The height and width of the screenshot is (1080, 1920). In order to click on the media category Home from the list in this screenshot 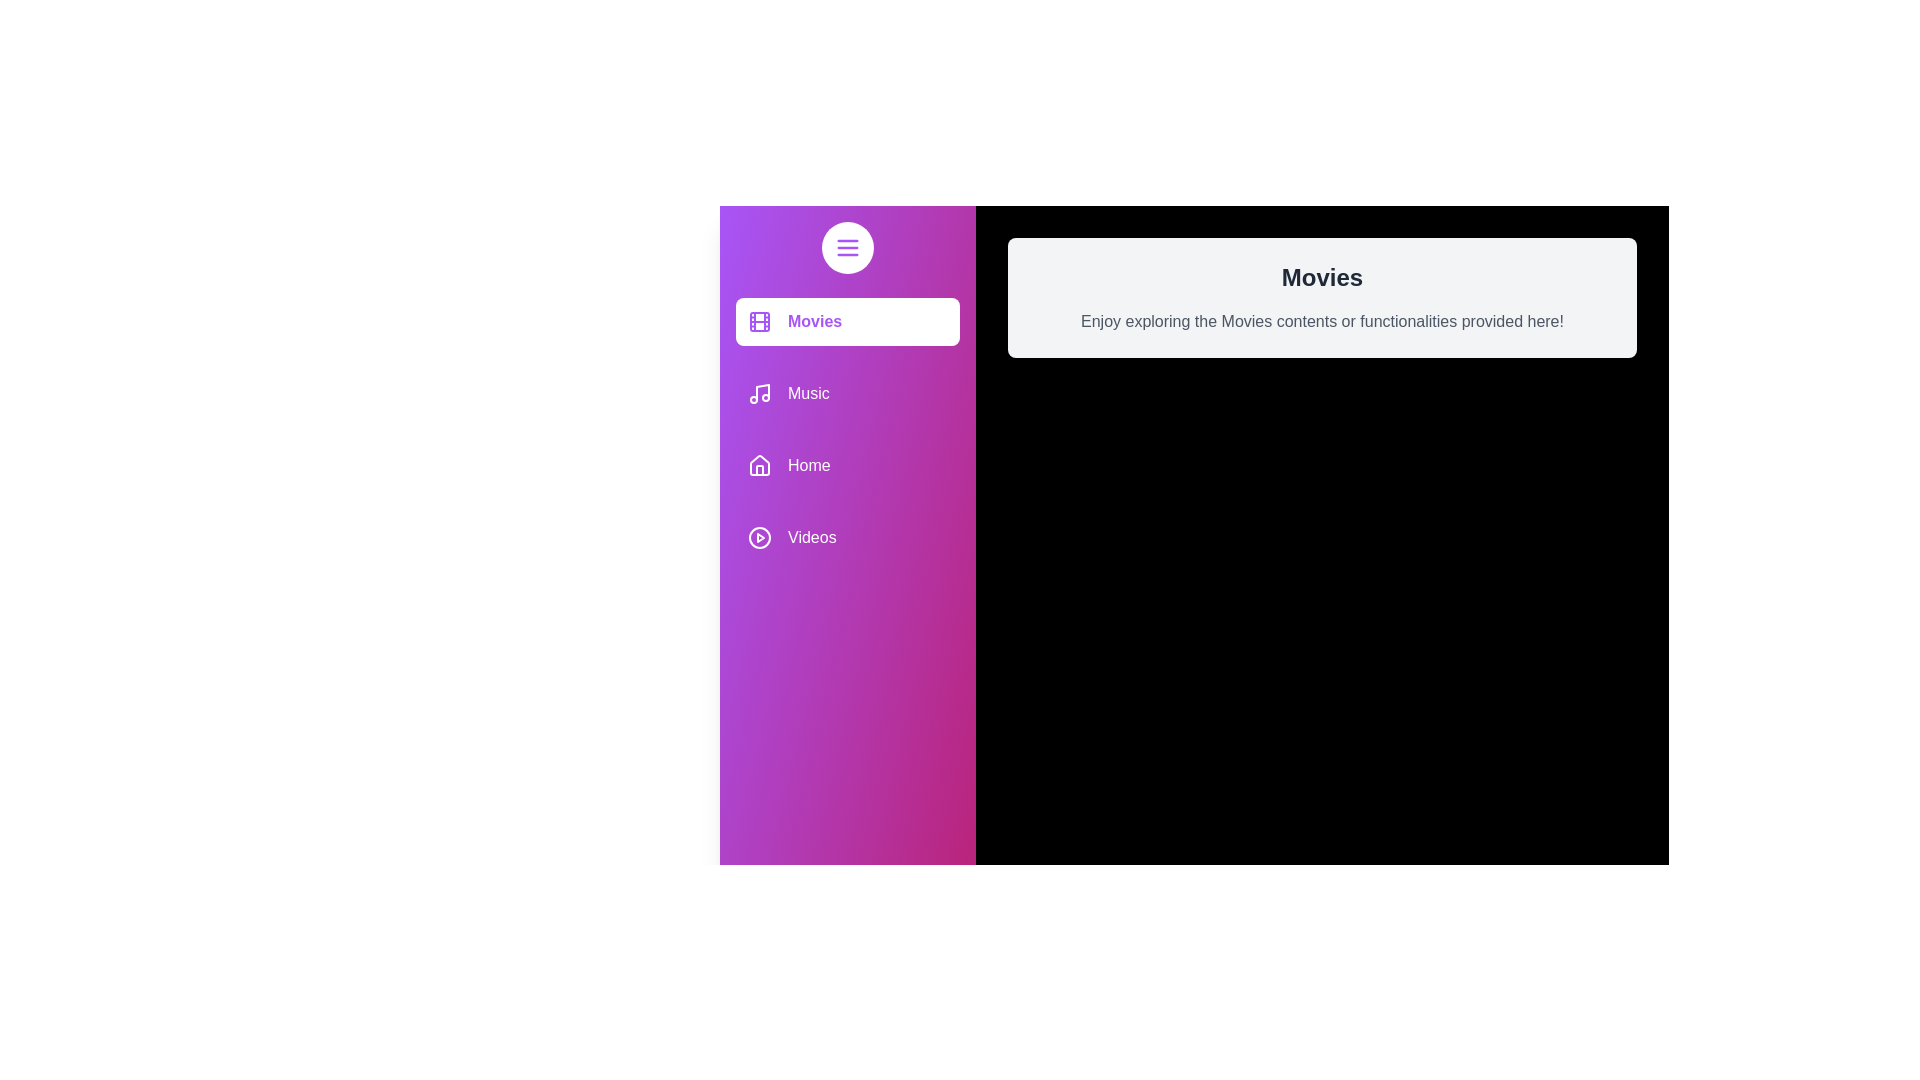, I will do `click(848, 466)`.